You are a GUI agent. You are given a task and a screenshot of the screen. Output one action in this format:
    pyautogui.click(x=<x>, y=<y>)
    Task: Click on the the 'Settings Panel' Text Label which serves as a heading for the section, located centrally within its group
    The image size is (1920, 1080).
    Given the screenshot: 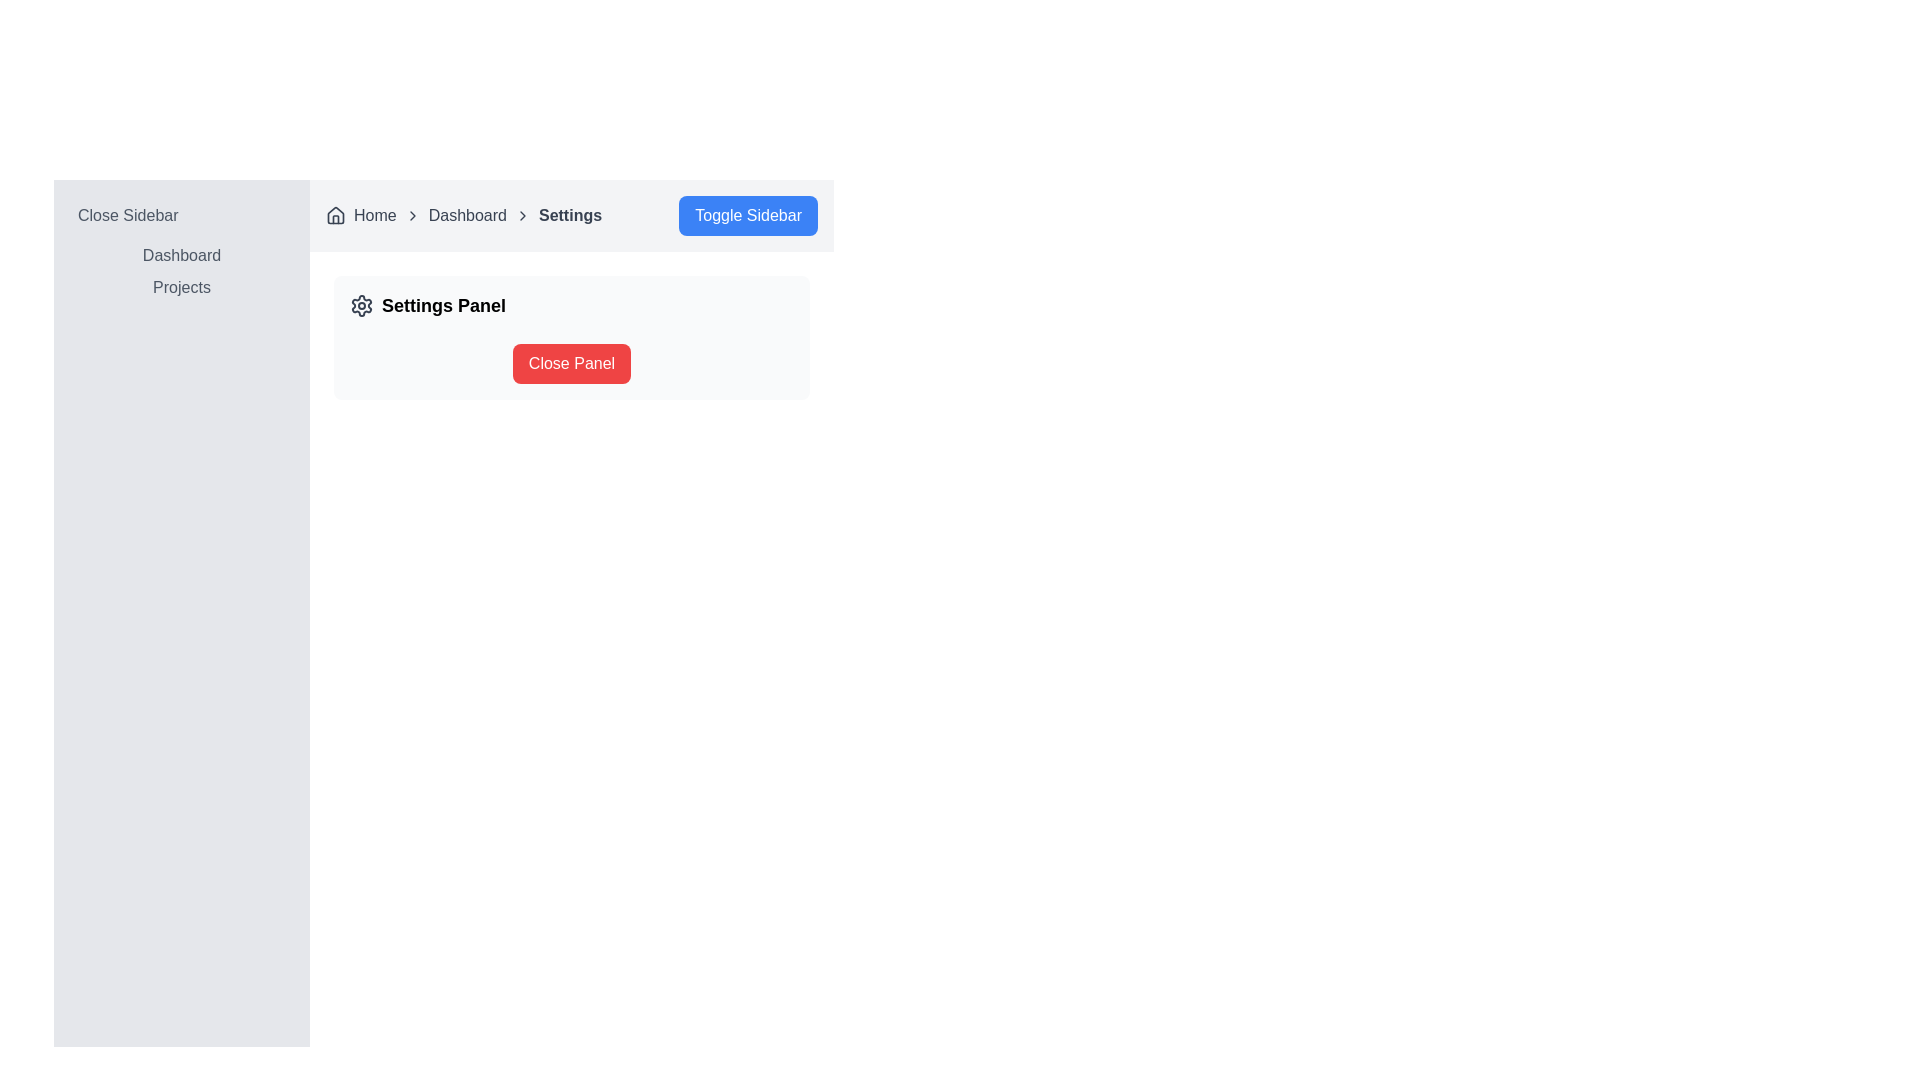 What is the action you would take?
    pyautogui.click(x=443, y=305)
    